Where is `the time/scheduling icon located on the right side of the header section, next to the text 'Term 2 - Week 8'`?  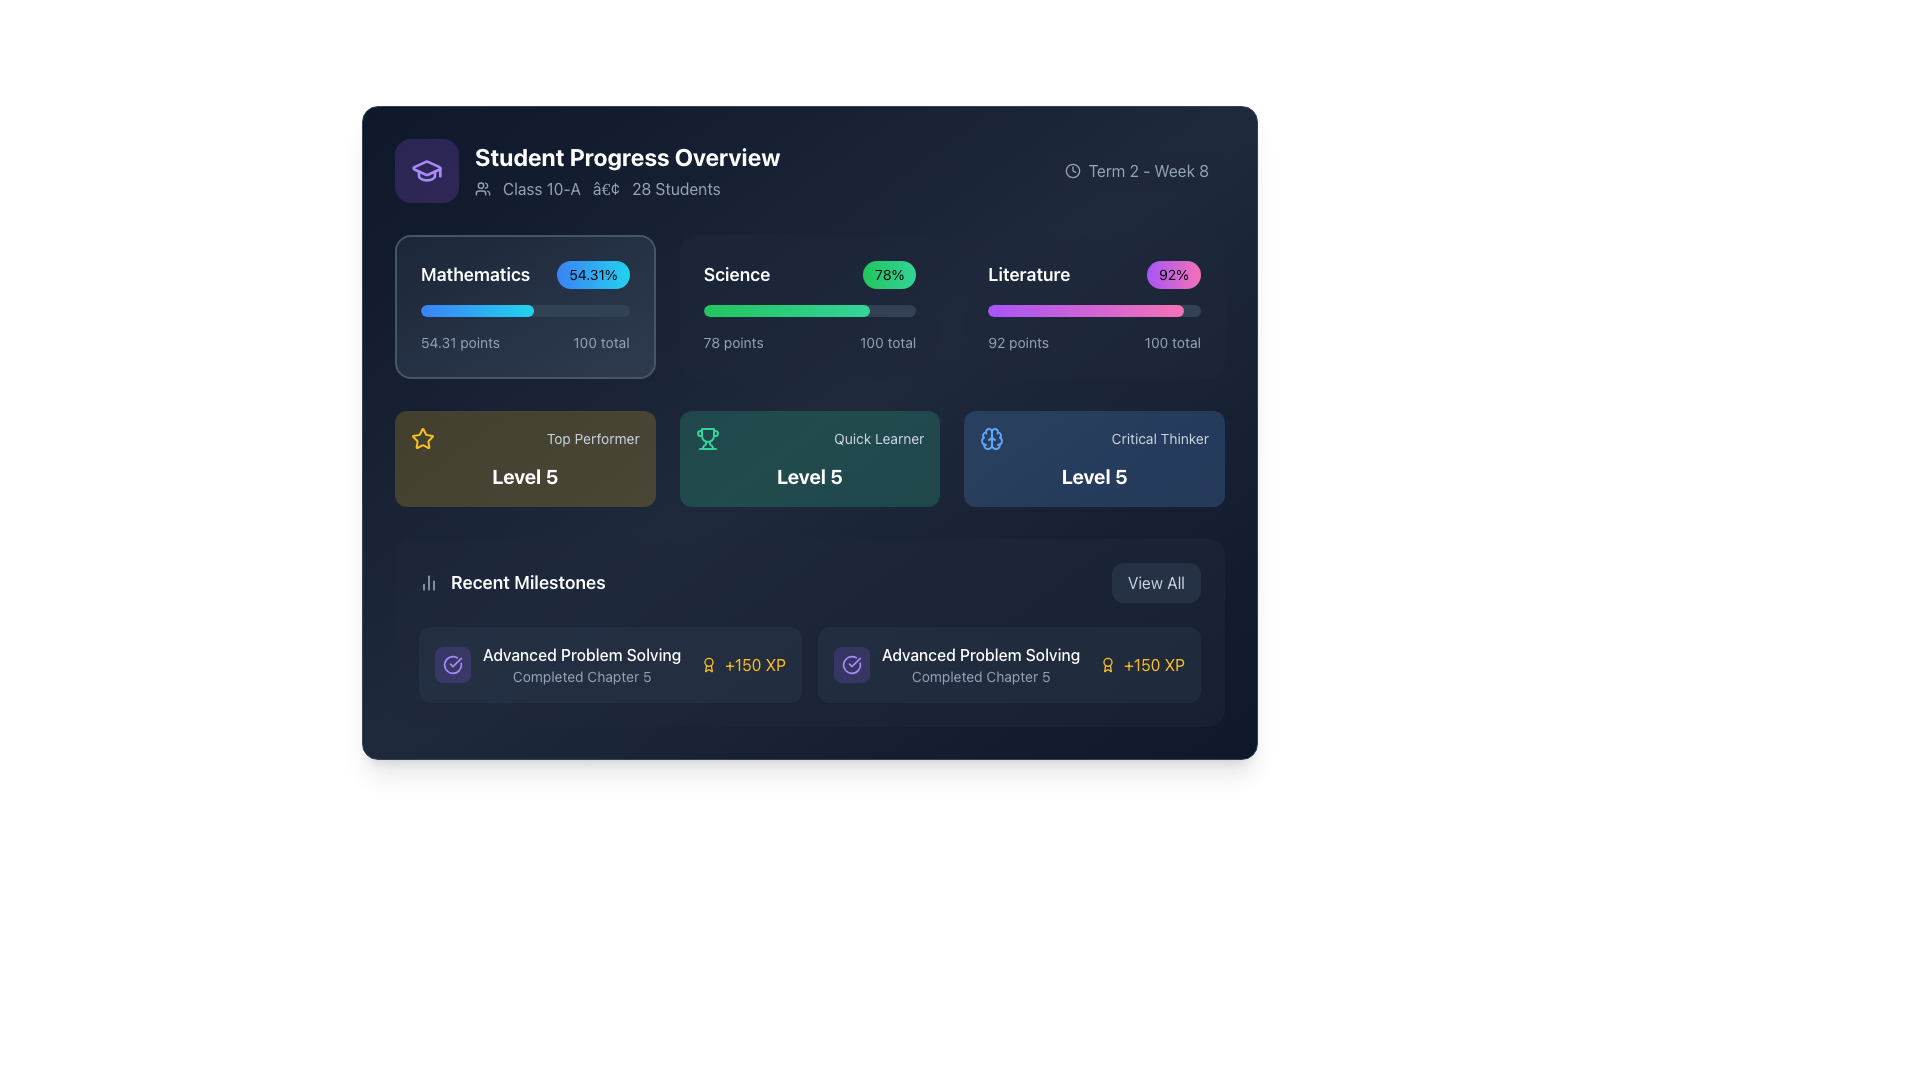
the time/scheduling icon located on the right side of the header section, next to the text 'Term 2 - Week 8' is located at coordinates (1071, 169).